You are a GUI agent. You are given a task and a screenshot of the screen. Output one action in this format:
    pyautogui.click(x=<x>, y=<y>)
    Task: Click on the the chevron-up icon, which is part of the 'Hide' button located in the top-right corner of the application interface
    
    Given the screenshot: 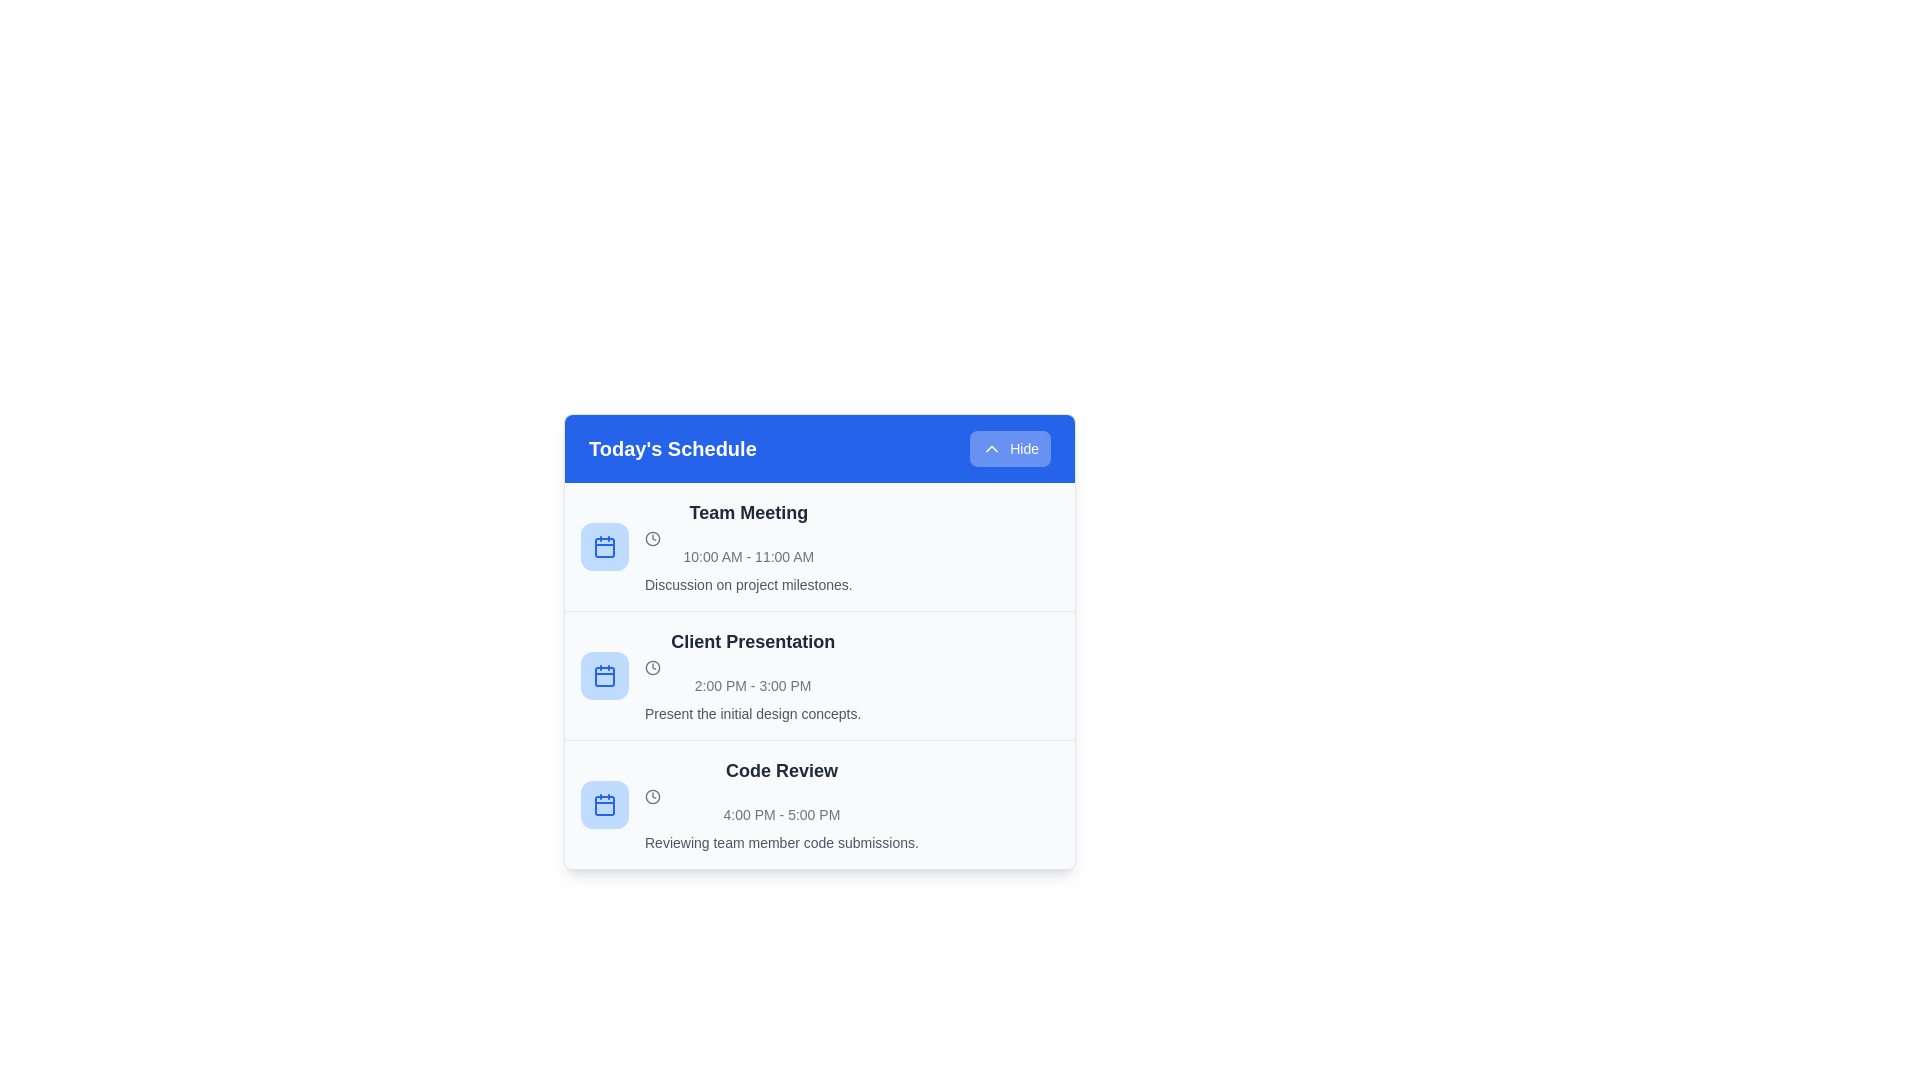 What is the action you would take?
    pyautogui.click(x=992, y=447)
    